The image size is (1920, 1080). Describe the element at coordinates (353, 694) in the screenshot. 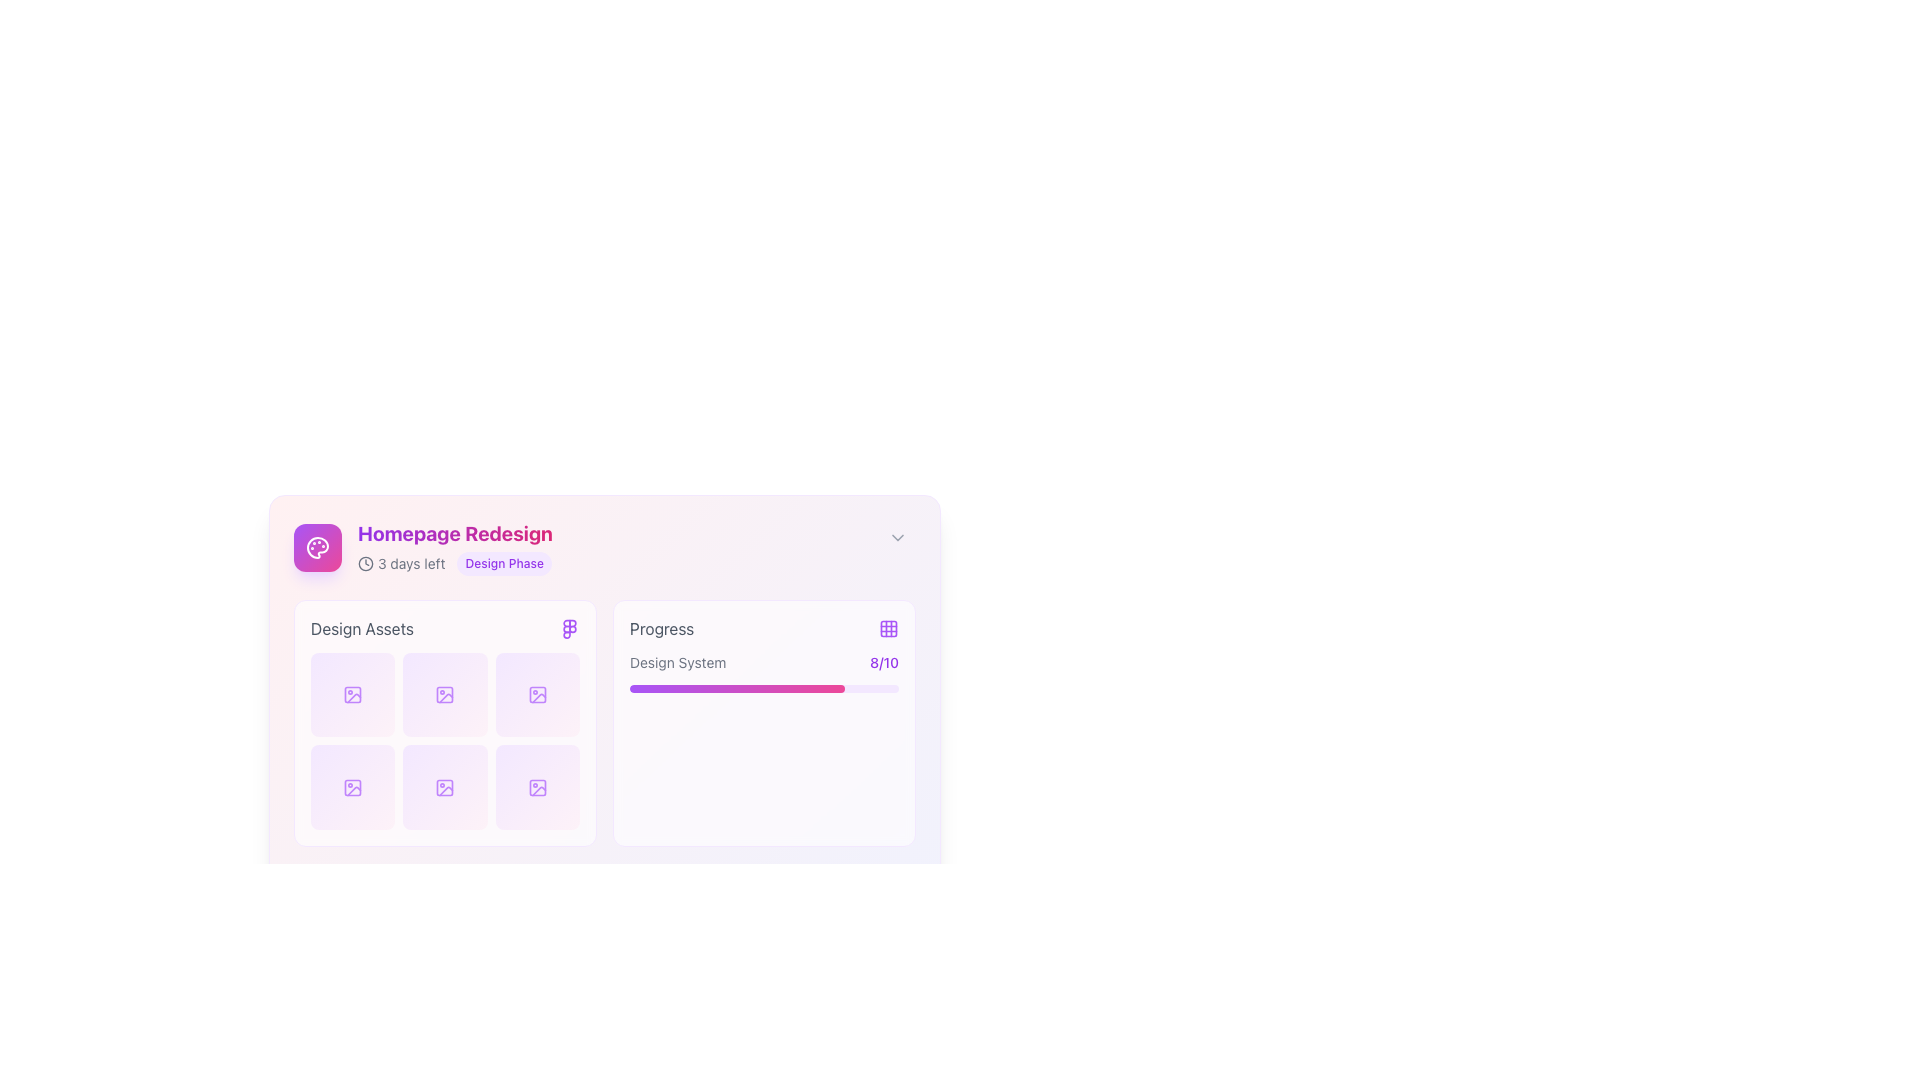

I see `the decorative rectangle with rounded corners and a purple icon, located in the top-left grid section labeled 'Design Assets'` at that location.